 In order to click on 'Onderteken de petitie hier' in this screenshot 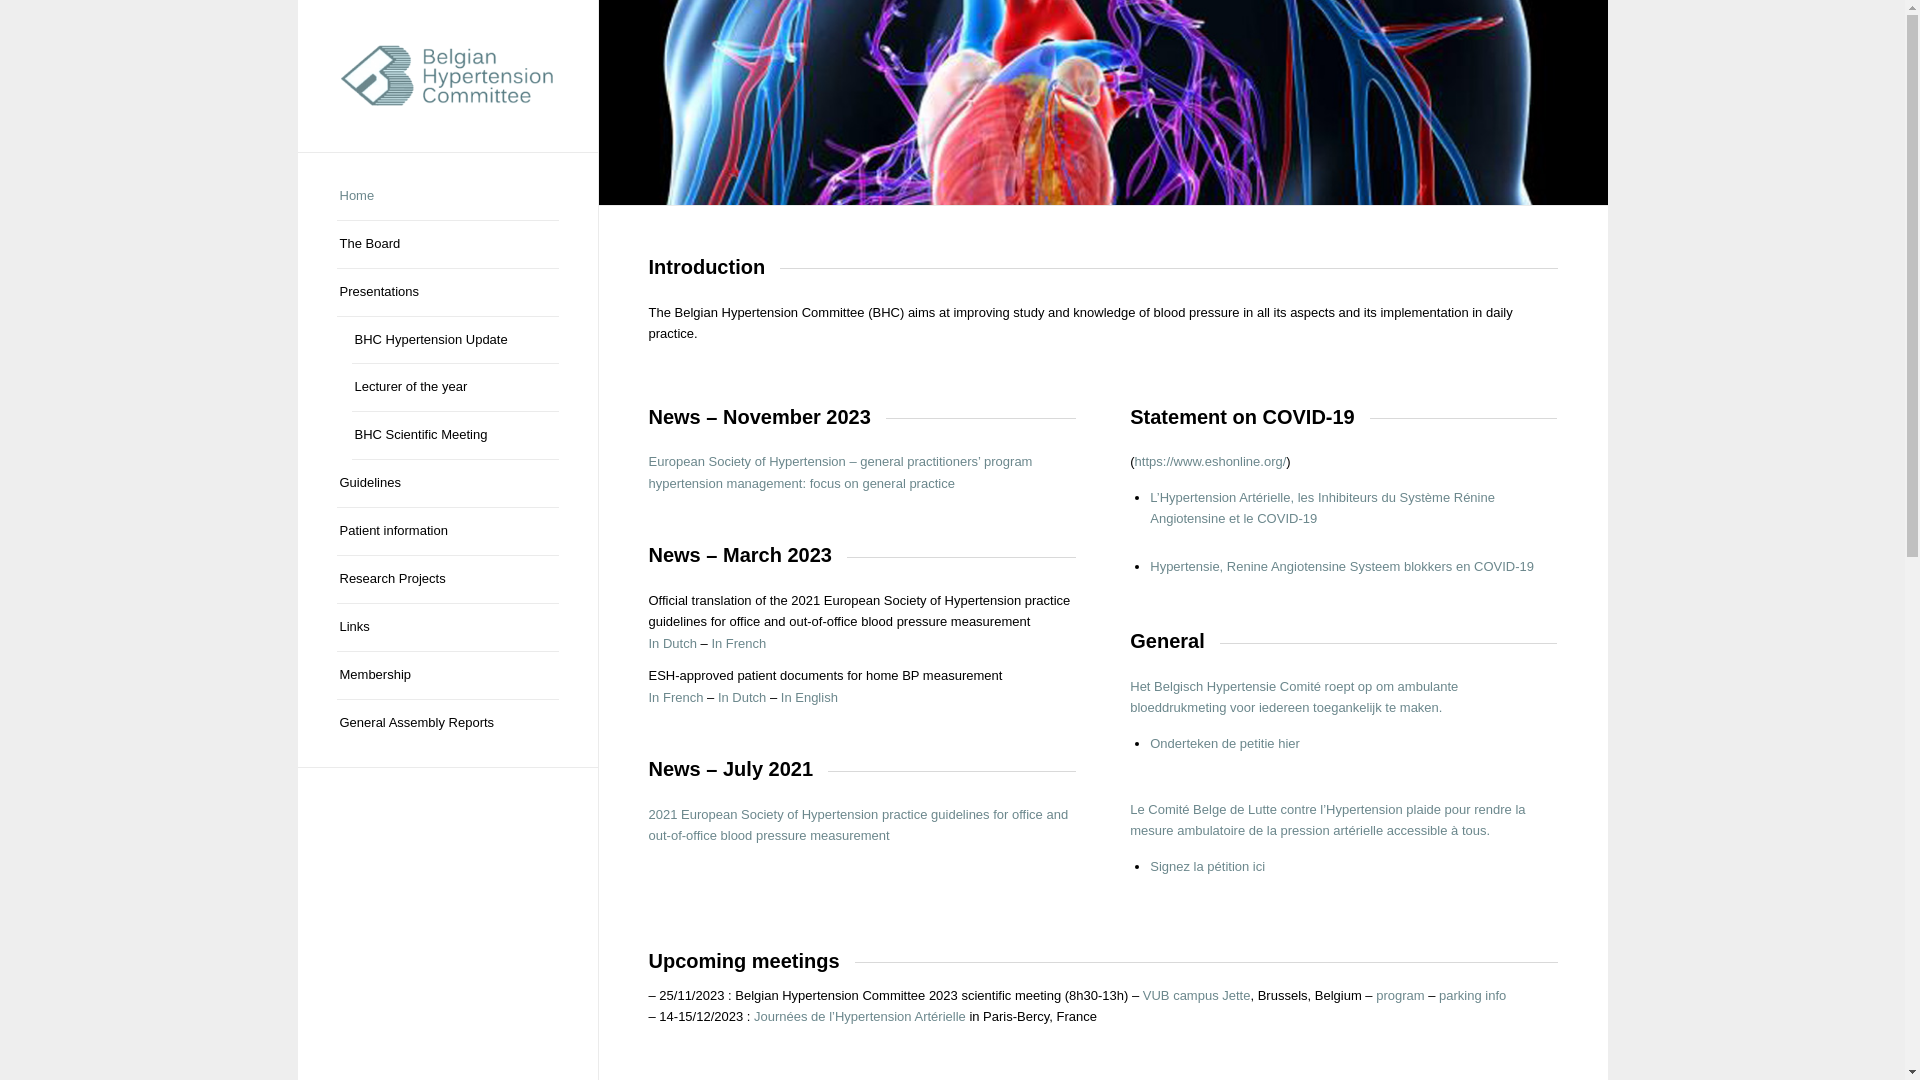, I will do `click(1150, 743)`.